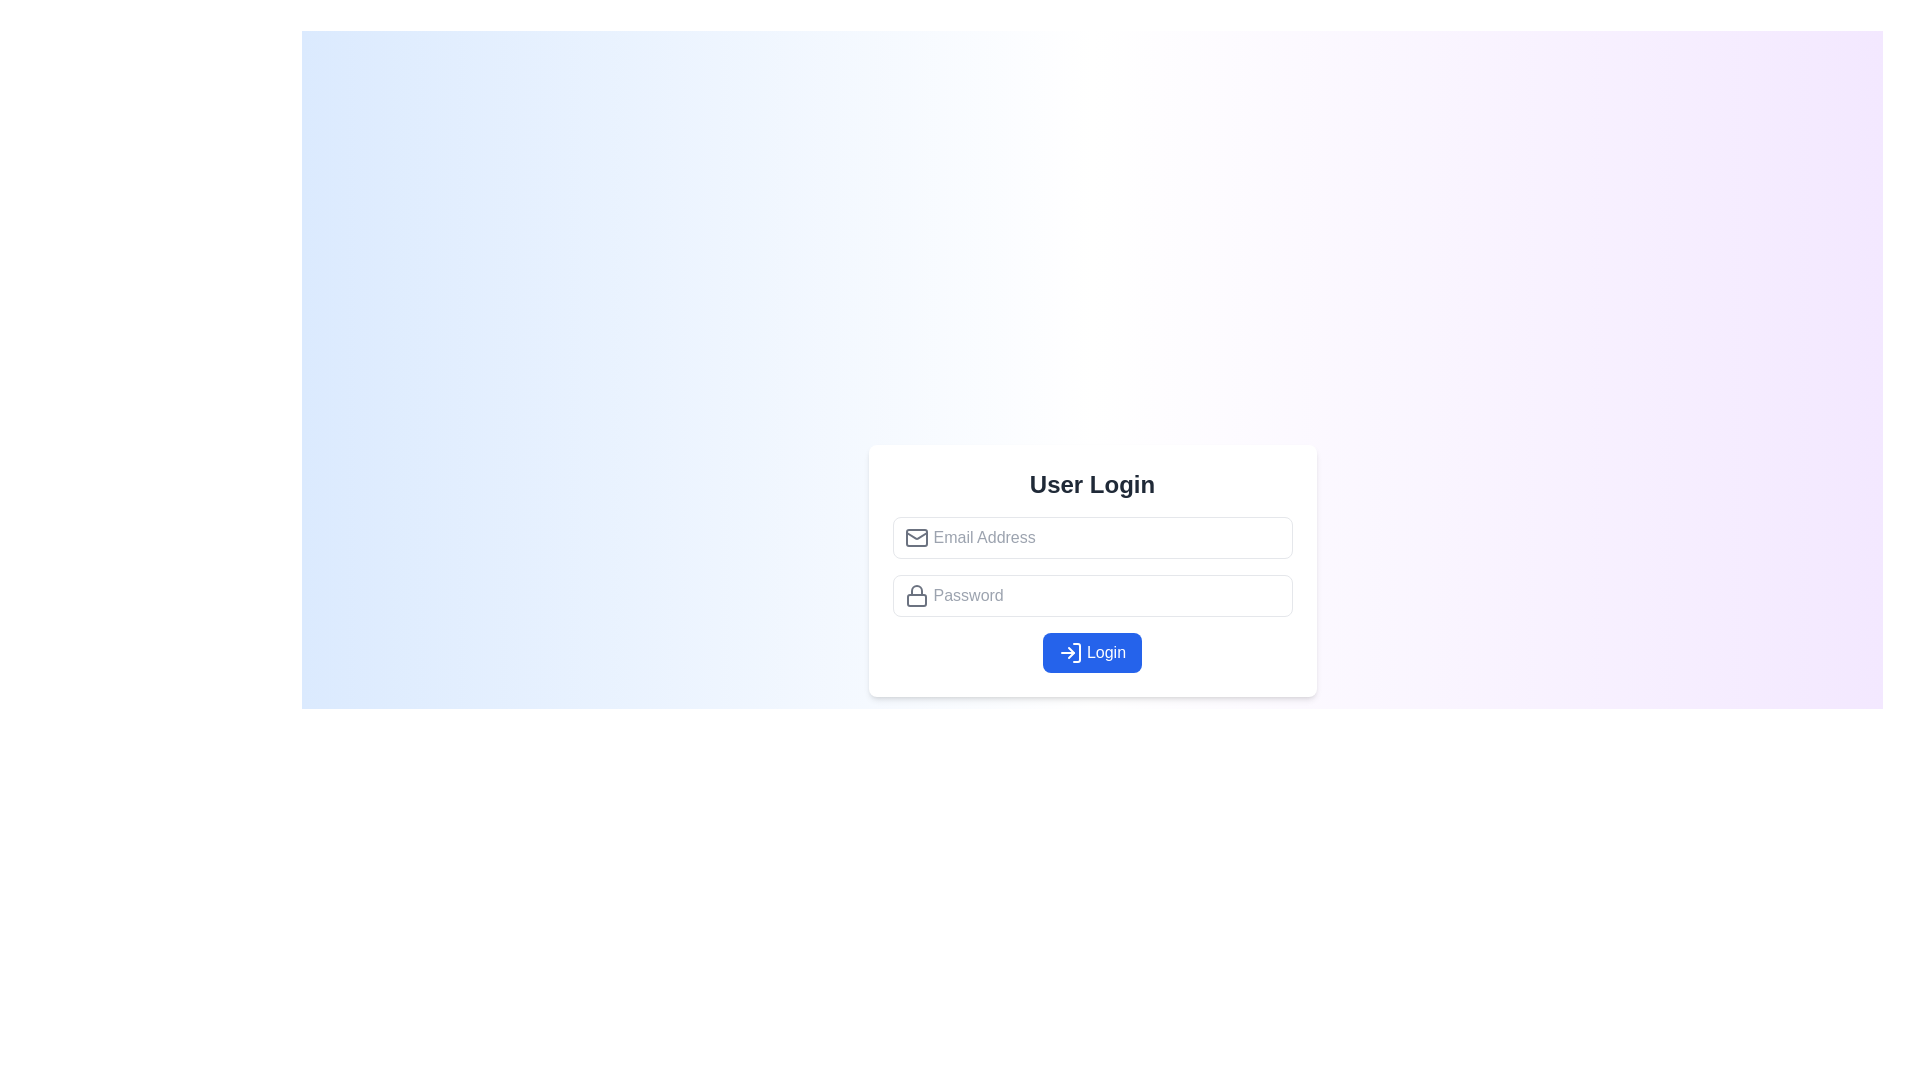  I want to click on the blue 'Login' button with rounded corners, so click(1091, 652).